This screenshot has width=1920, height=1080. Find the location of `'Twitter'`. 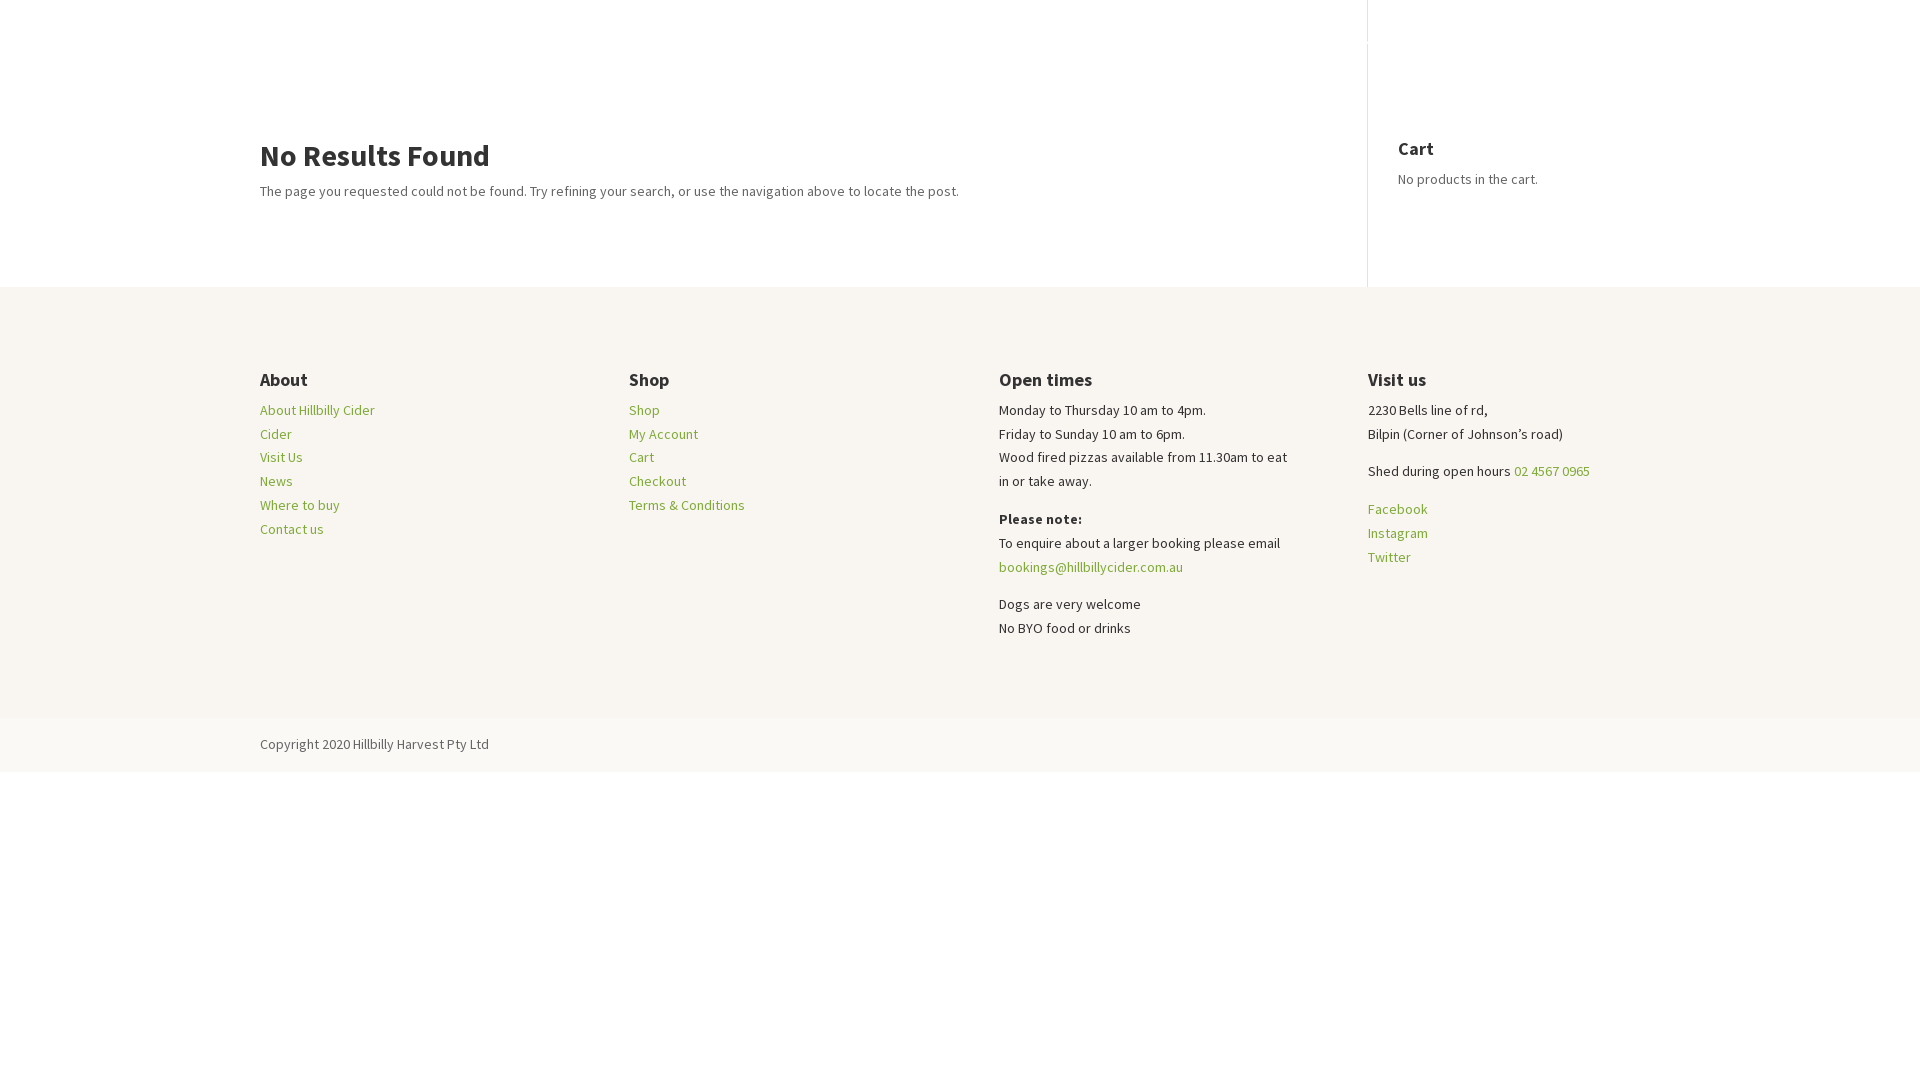

'Twitter' is located at coordinates (1388, 556).